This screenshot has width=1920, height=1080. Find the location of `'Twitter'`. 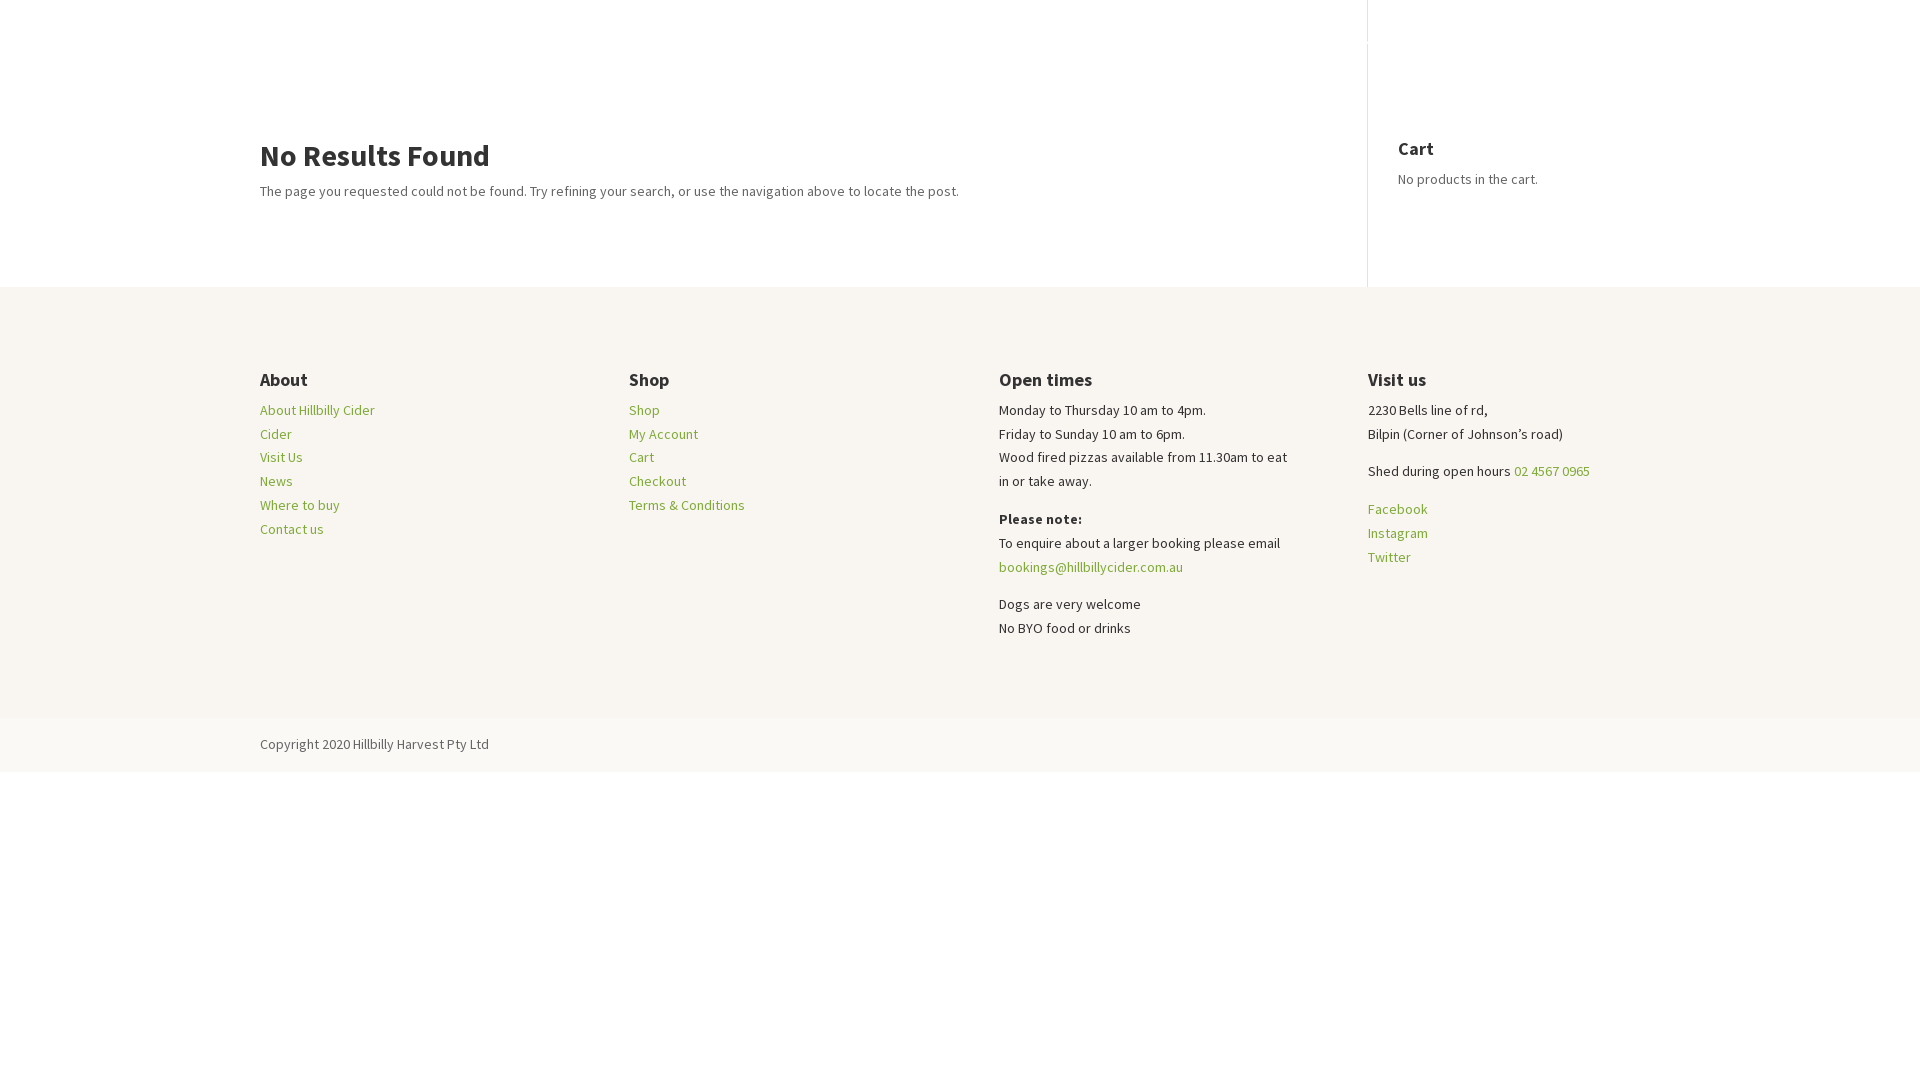

'Twitter' is located at coordinates (1388, 556).